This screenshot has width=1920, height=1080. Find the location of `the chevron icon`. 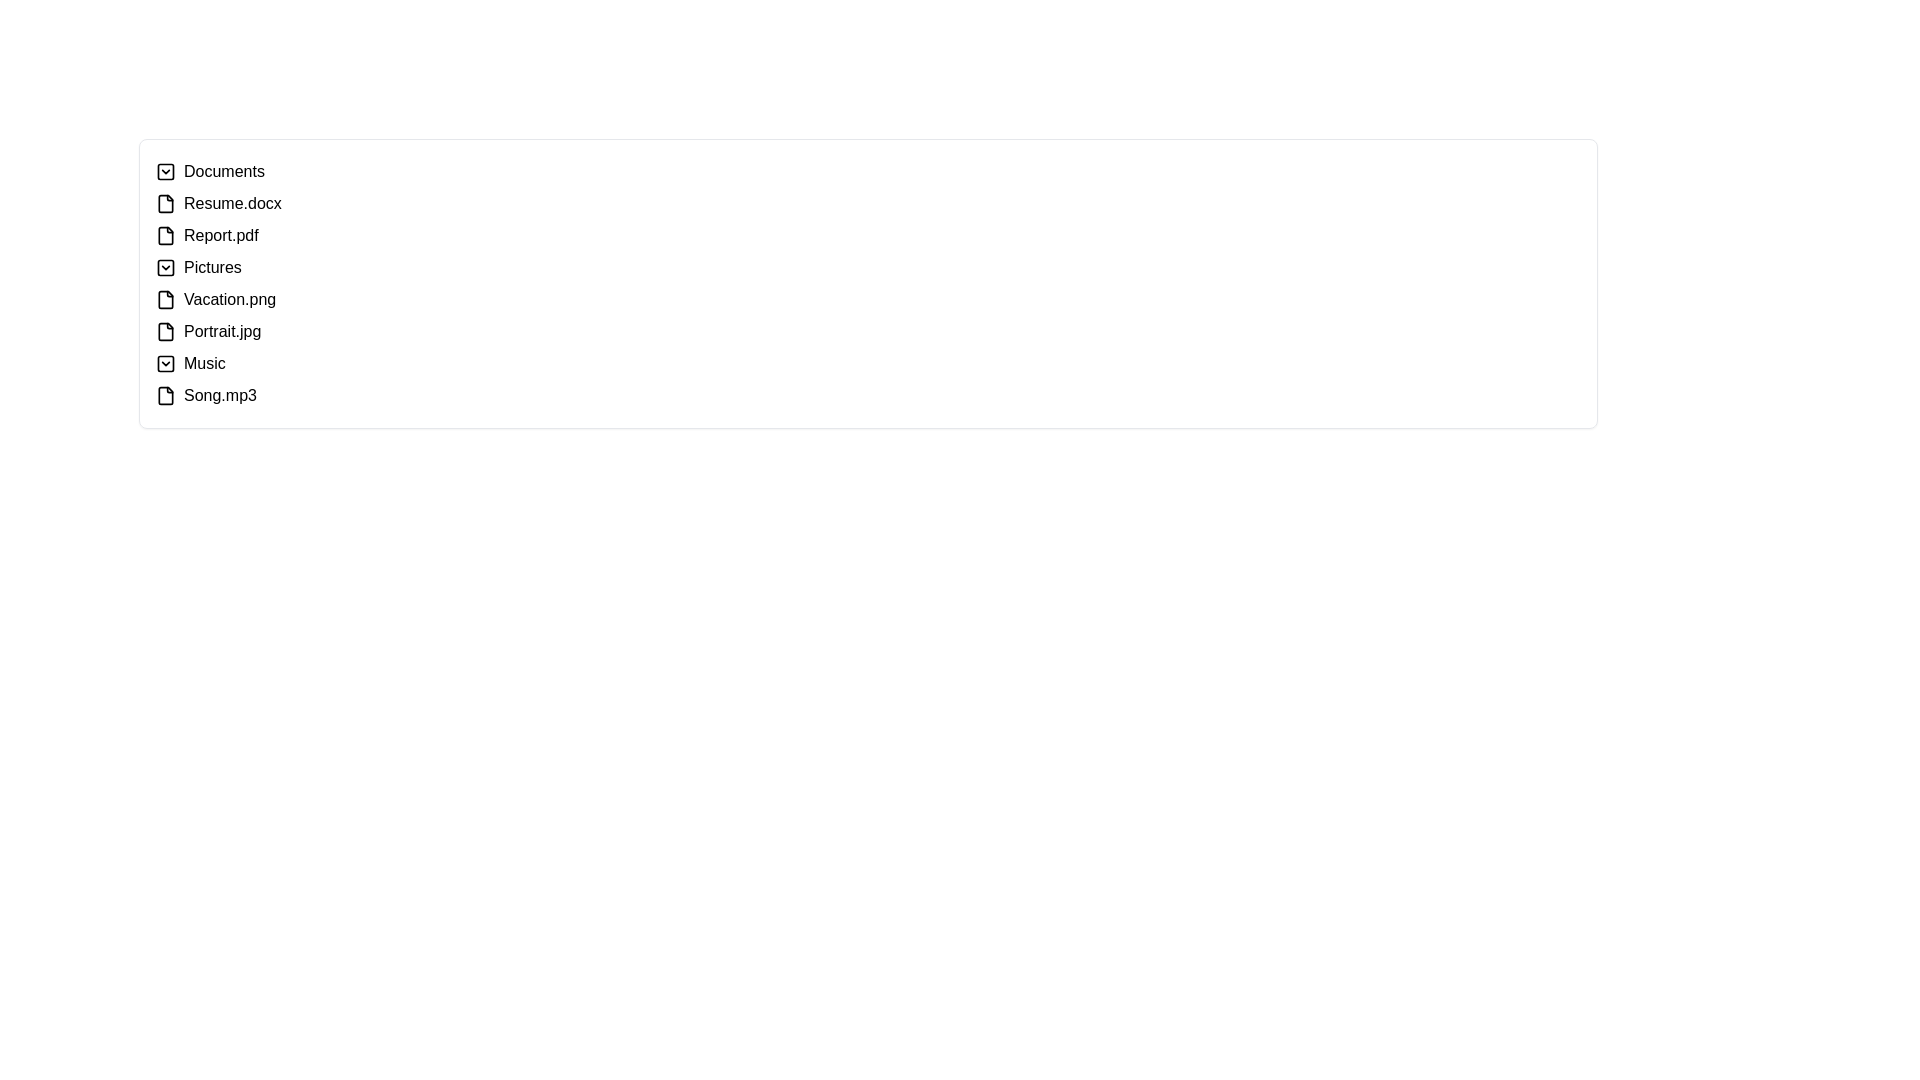

the chevron icon is located at coordinates (166, 363).